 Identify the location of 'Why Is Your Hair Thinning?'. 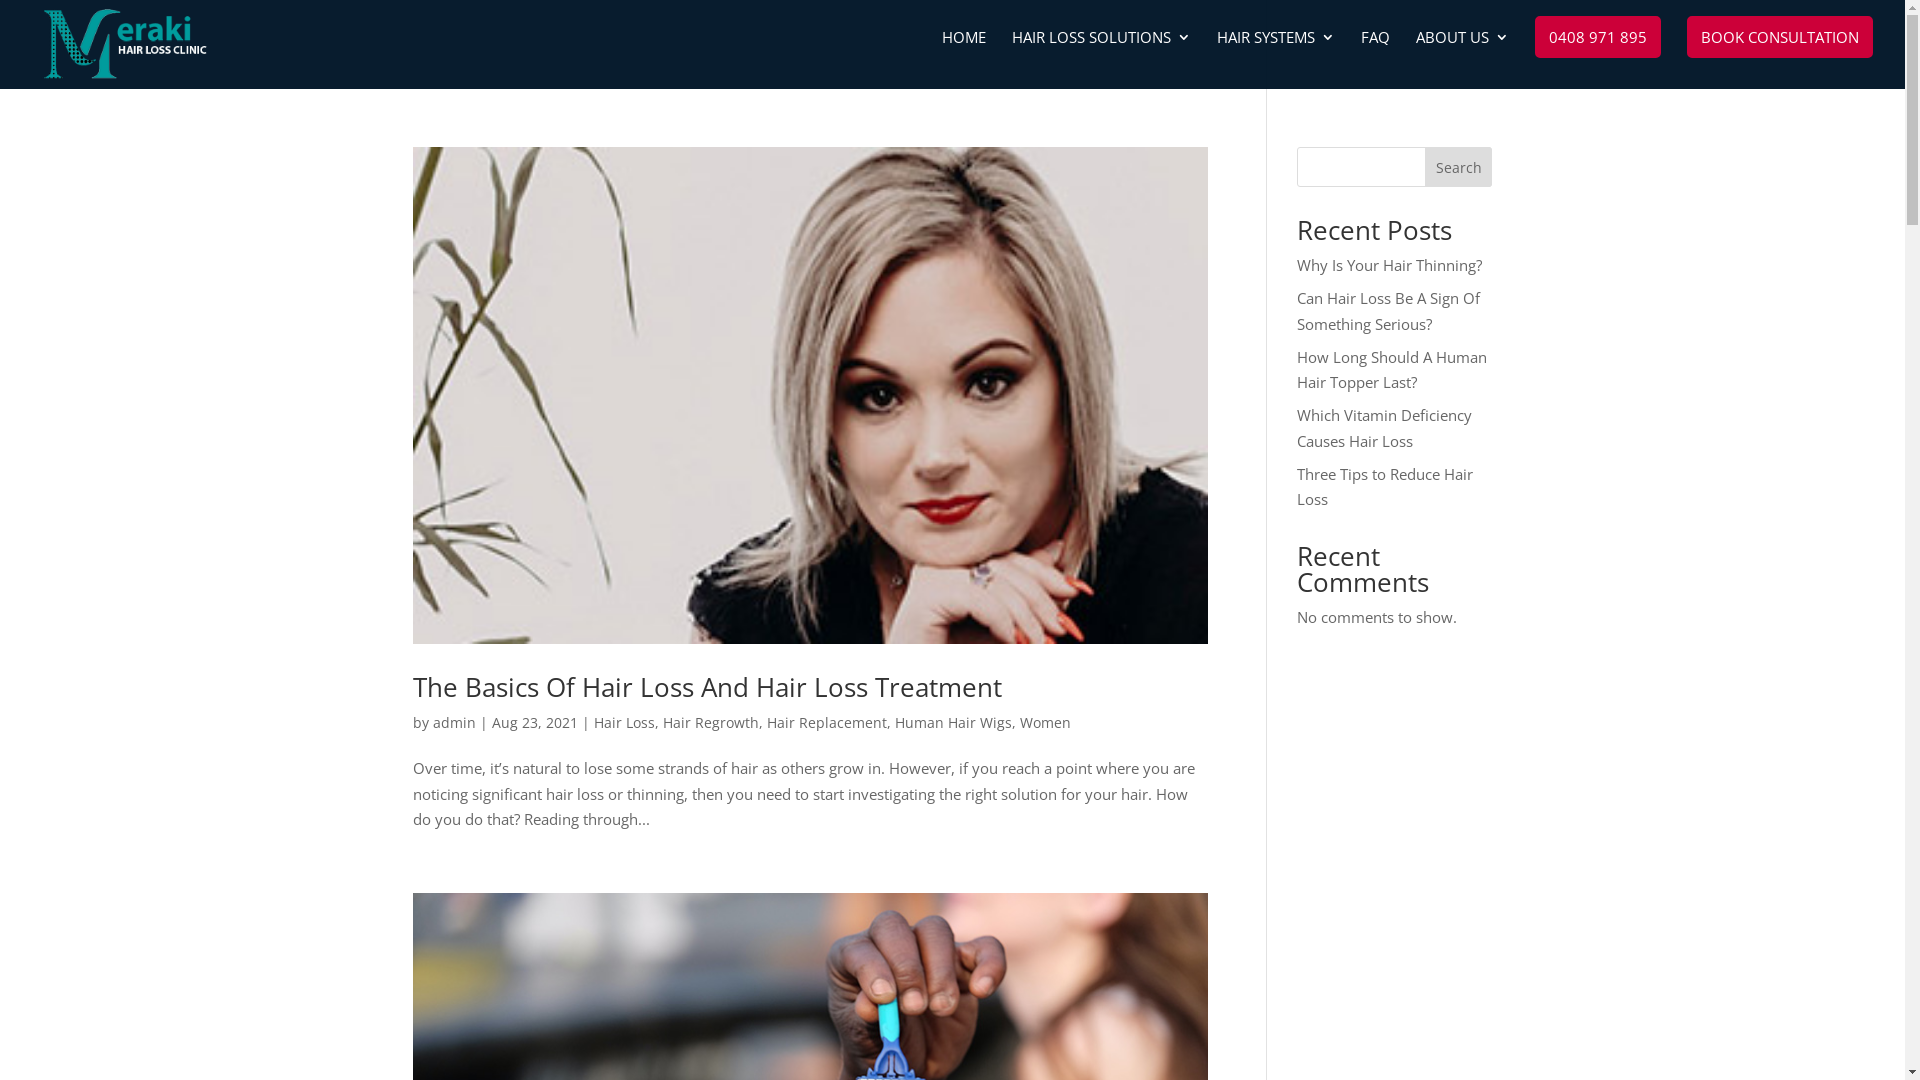
(1388, 264).